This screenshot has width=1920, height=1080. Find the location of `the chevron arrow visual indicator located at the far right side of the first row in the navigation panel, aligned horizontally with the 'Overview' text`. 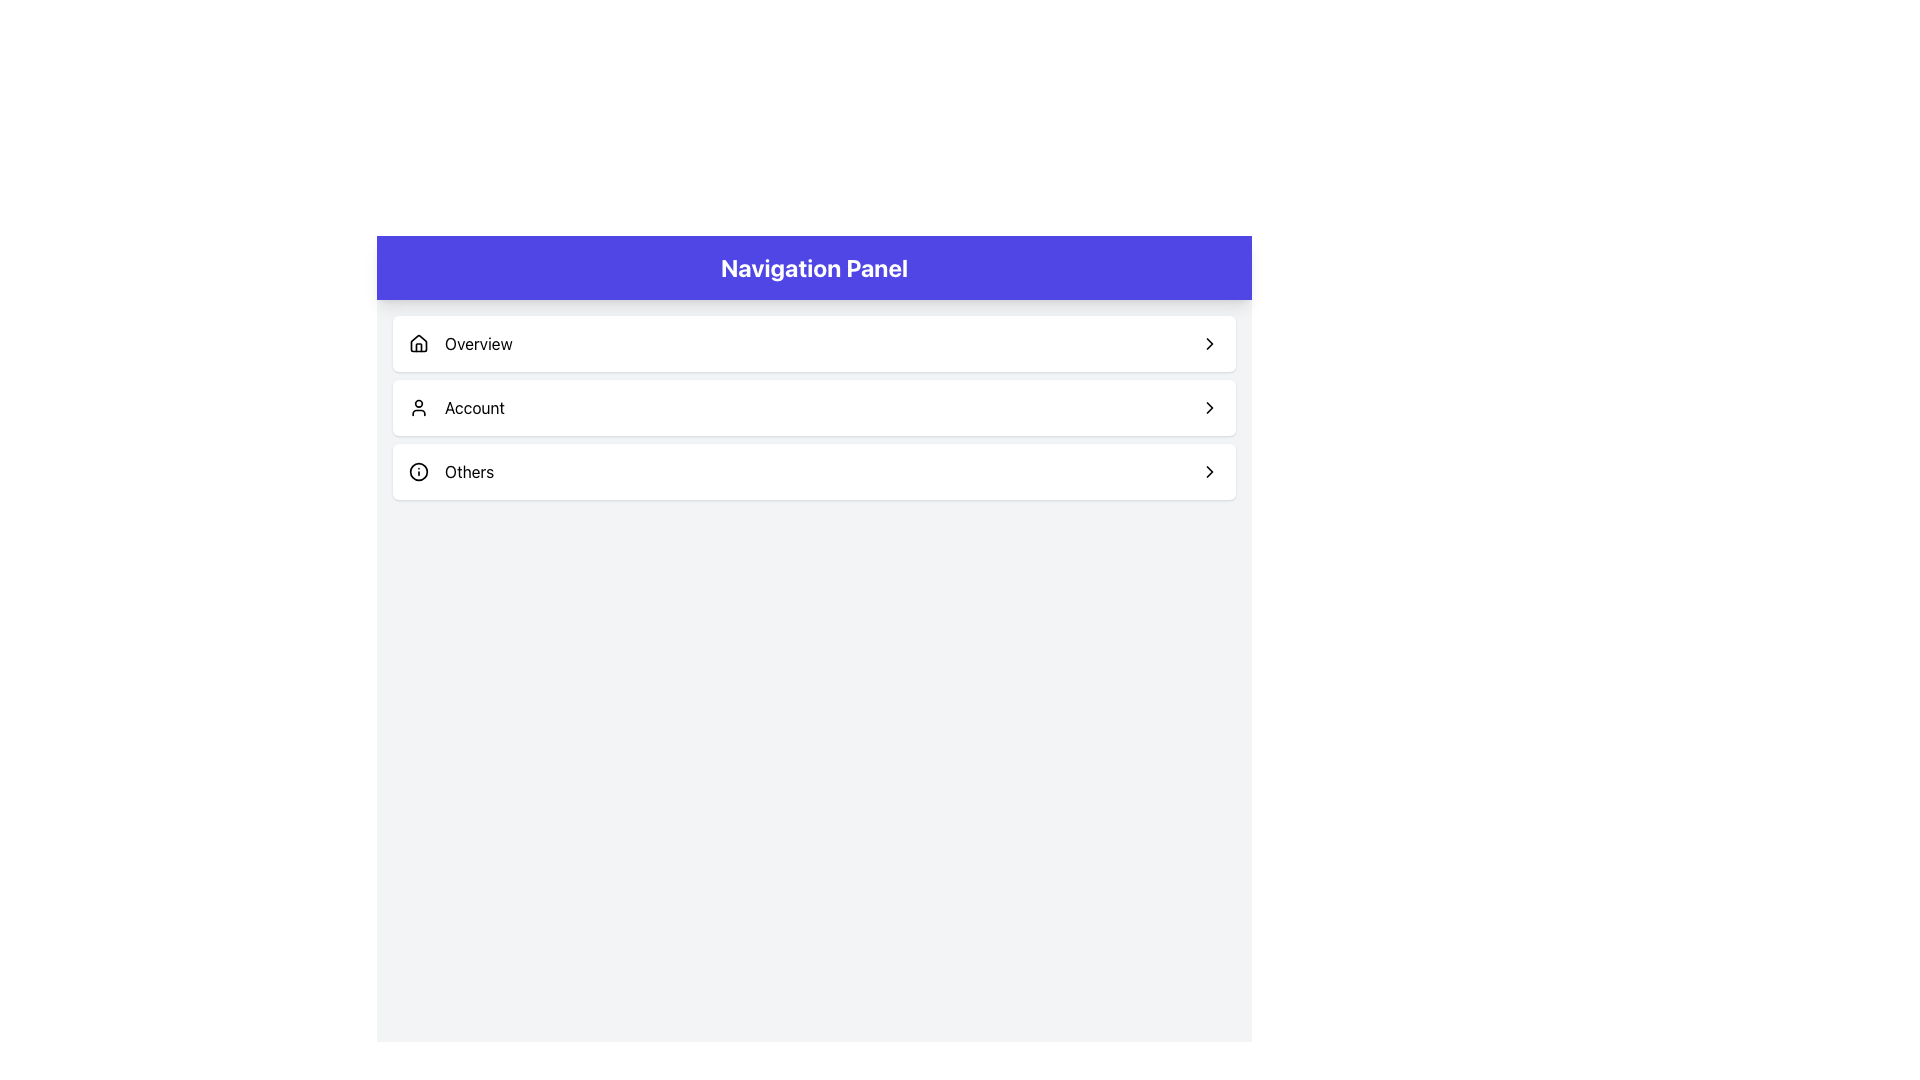

the chevron arrow visual indicator located at the far right side of the first row in the navigation panel, aligned horizontally with the 'Overview' text is located at coordinates (1208, 342).